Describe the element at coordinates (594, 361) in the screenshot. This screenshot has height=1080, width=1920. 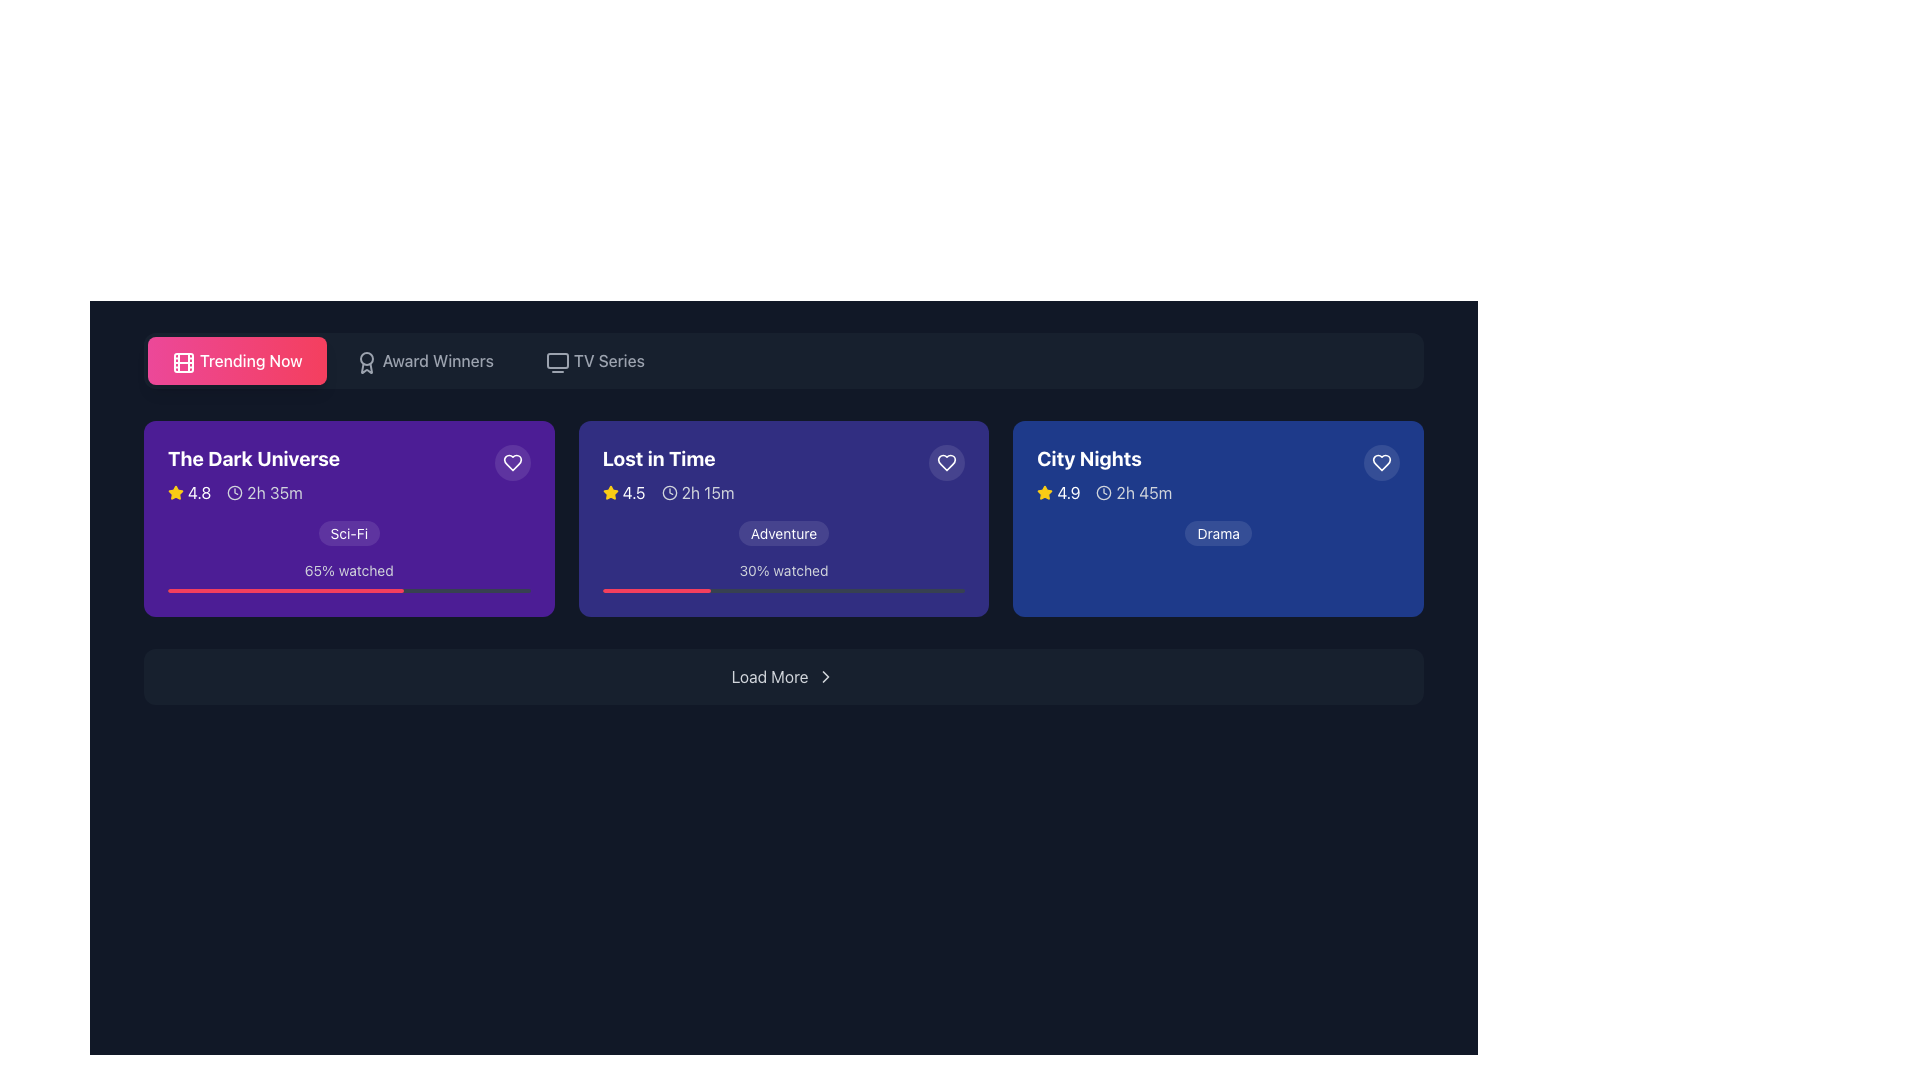
I see `the 'TV Series' button, which is a rounded rectangular button with a dark background and a minimalist TV icon, to filter for TV series content` at that location.